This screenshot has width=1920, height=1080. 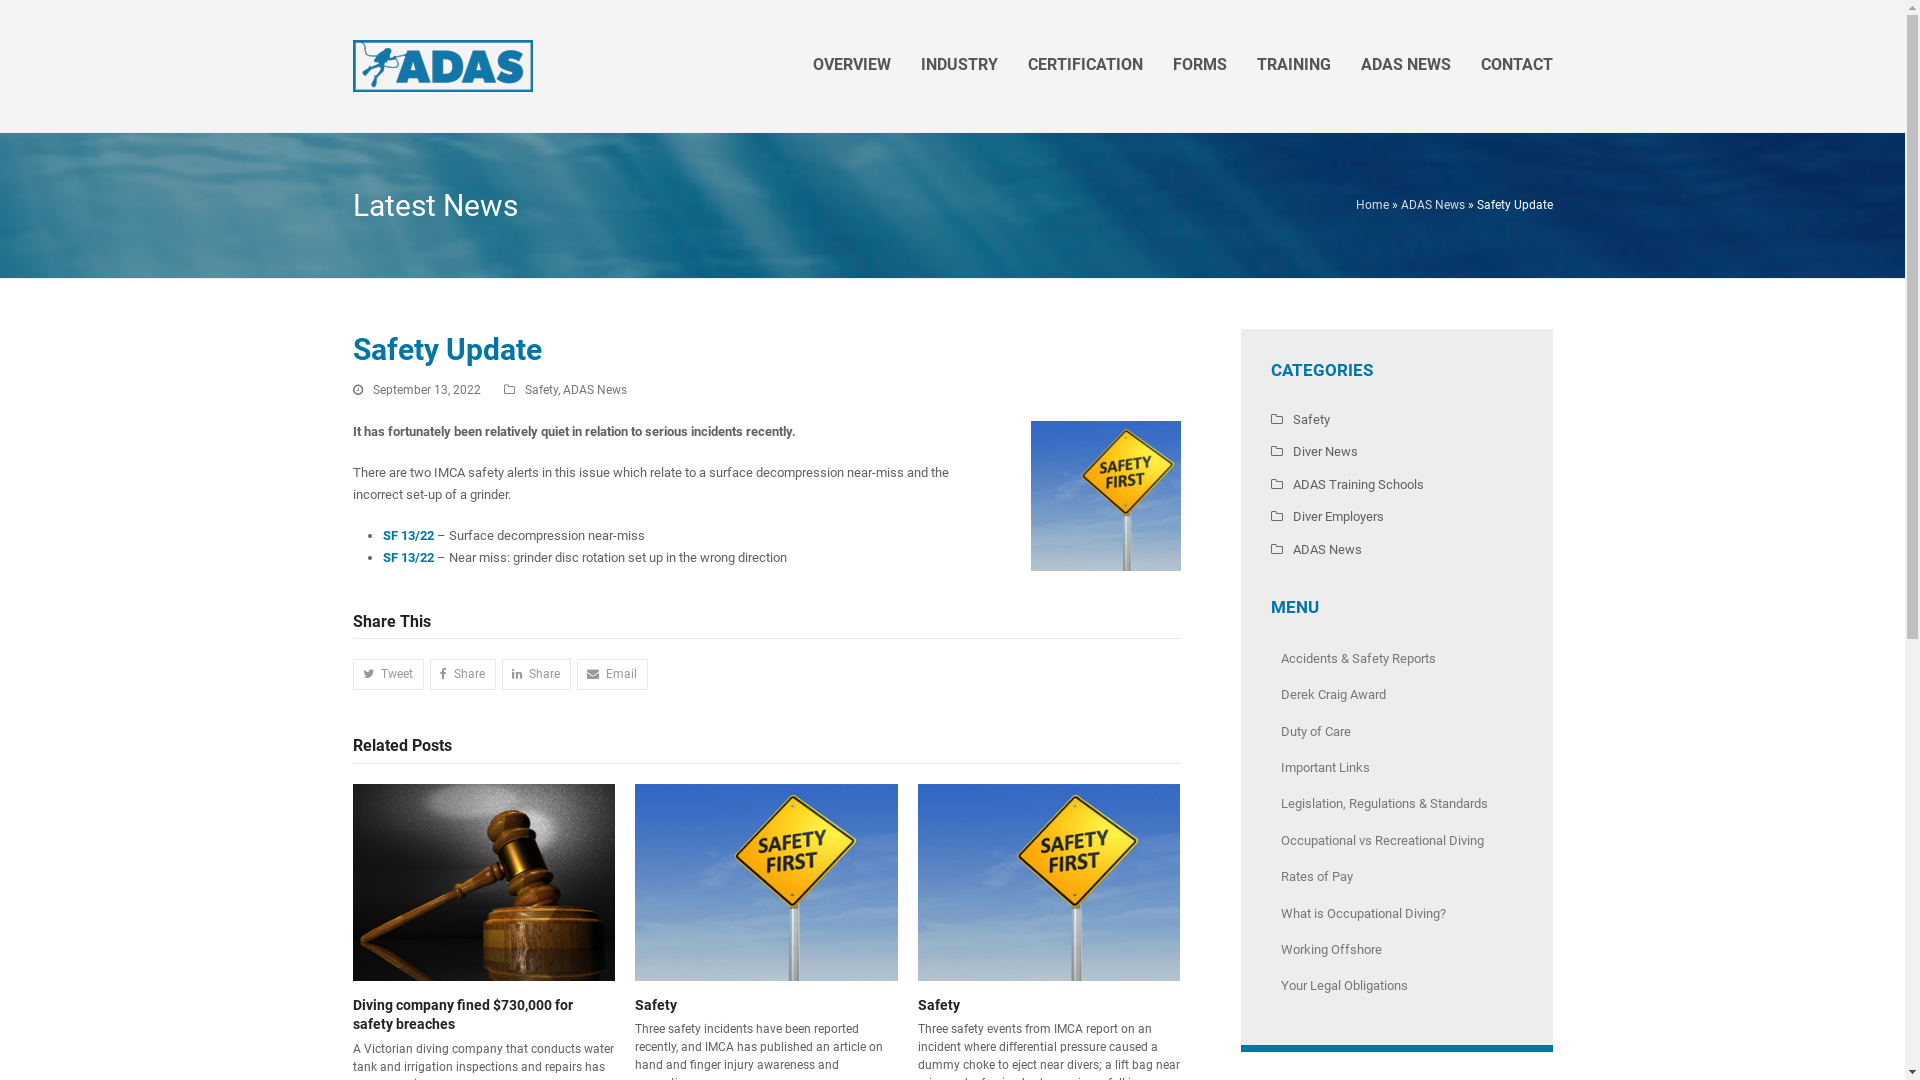 I want to click on 'Share', so click(x=536, y=674).